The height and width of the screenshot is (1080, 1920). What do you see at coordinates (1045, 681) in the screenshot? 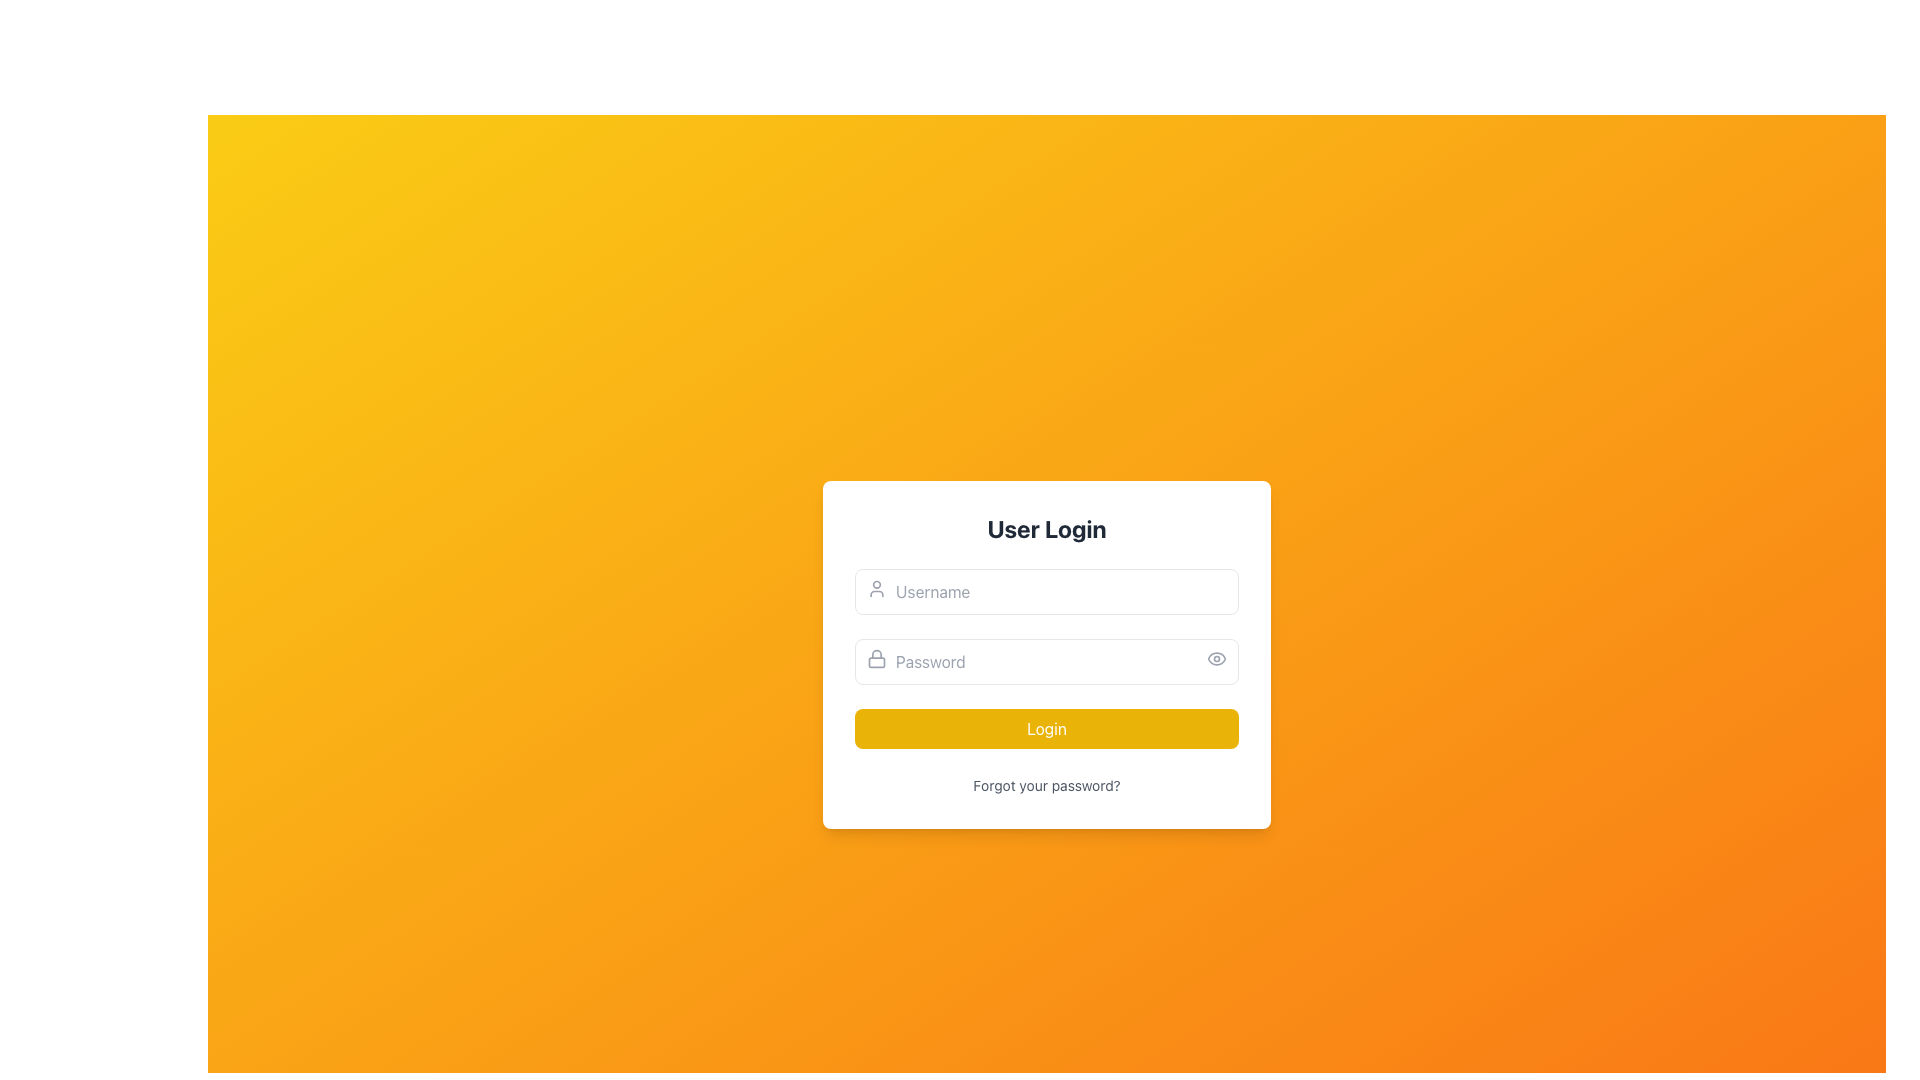
I see `the password visibility toggle located within the 'User Login' form element` at bounding box center [1045, 681].